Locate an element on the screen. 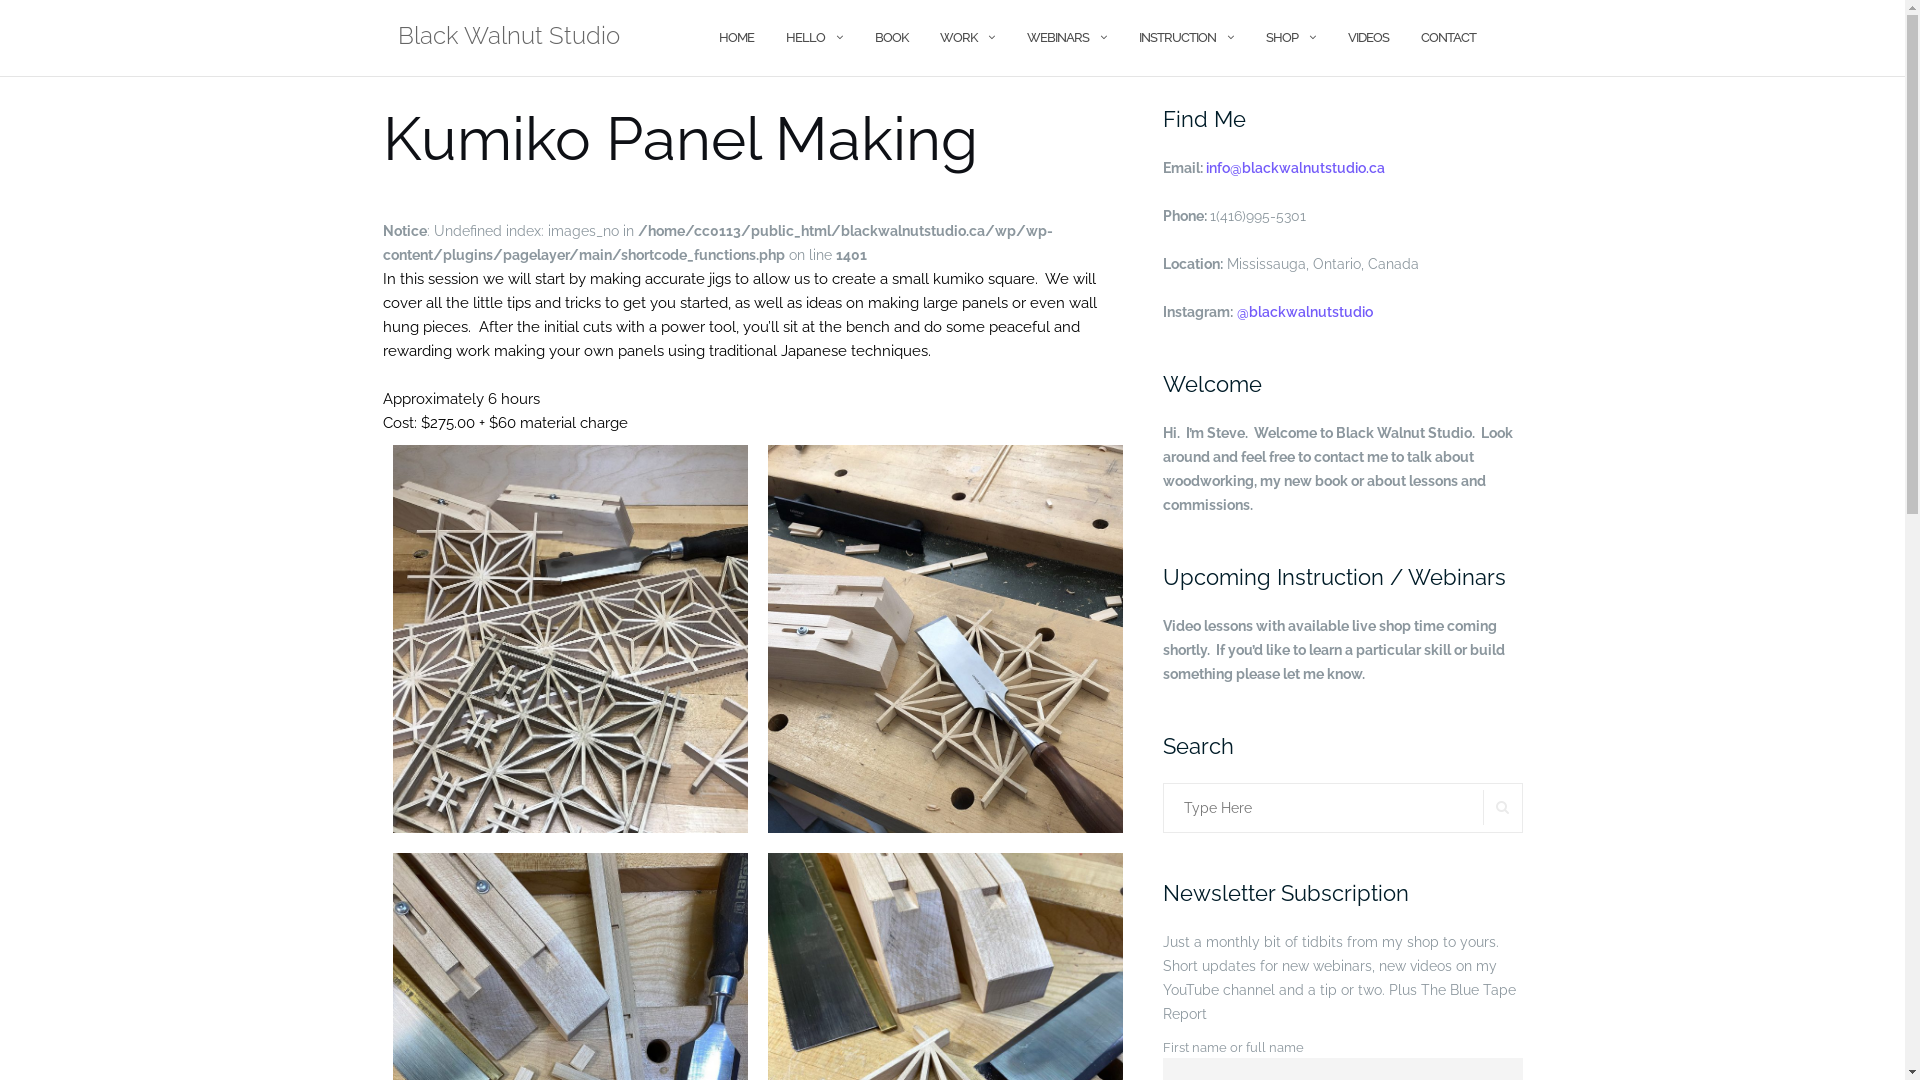 The image size is (1920, 1080). 'VIDEOS' is located at coordinates (1367, 37).